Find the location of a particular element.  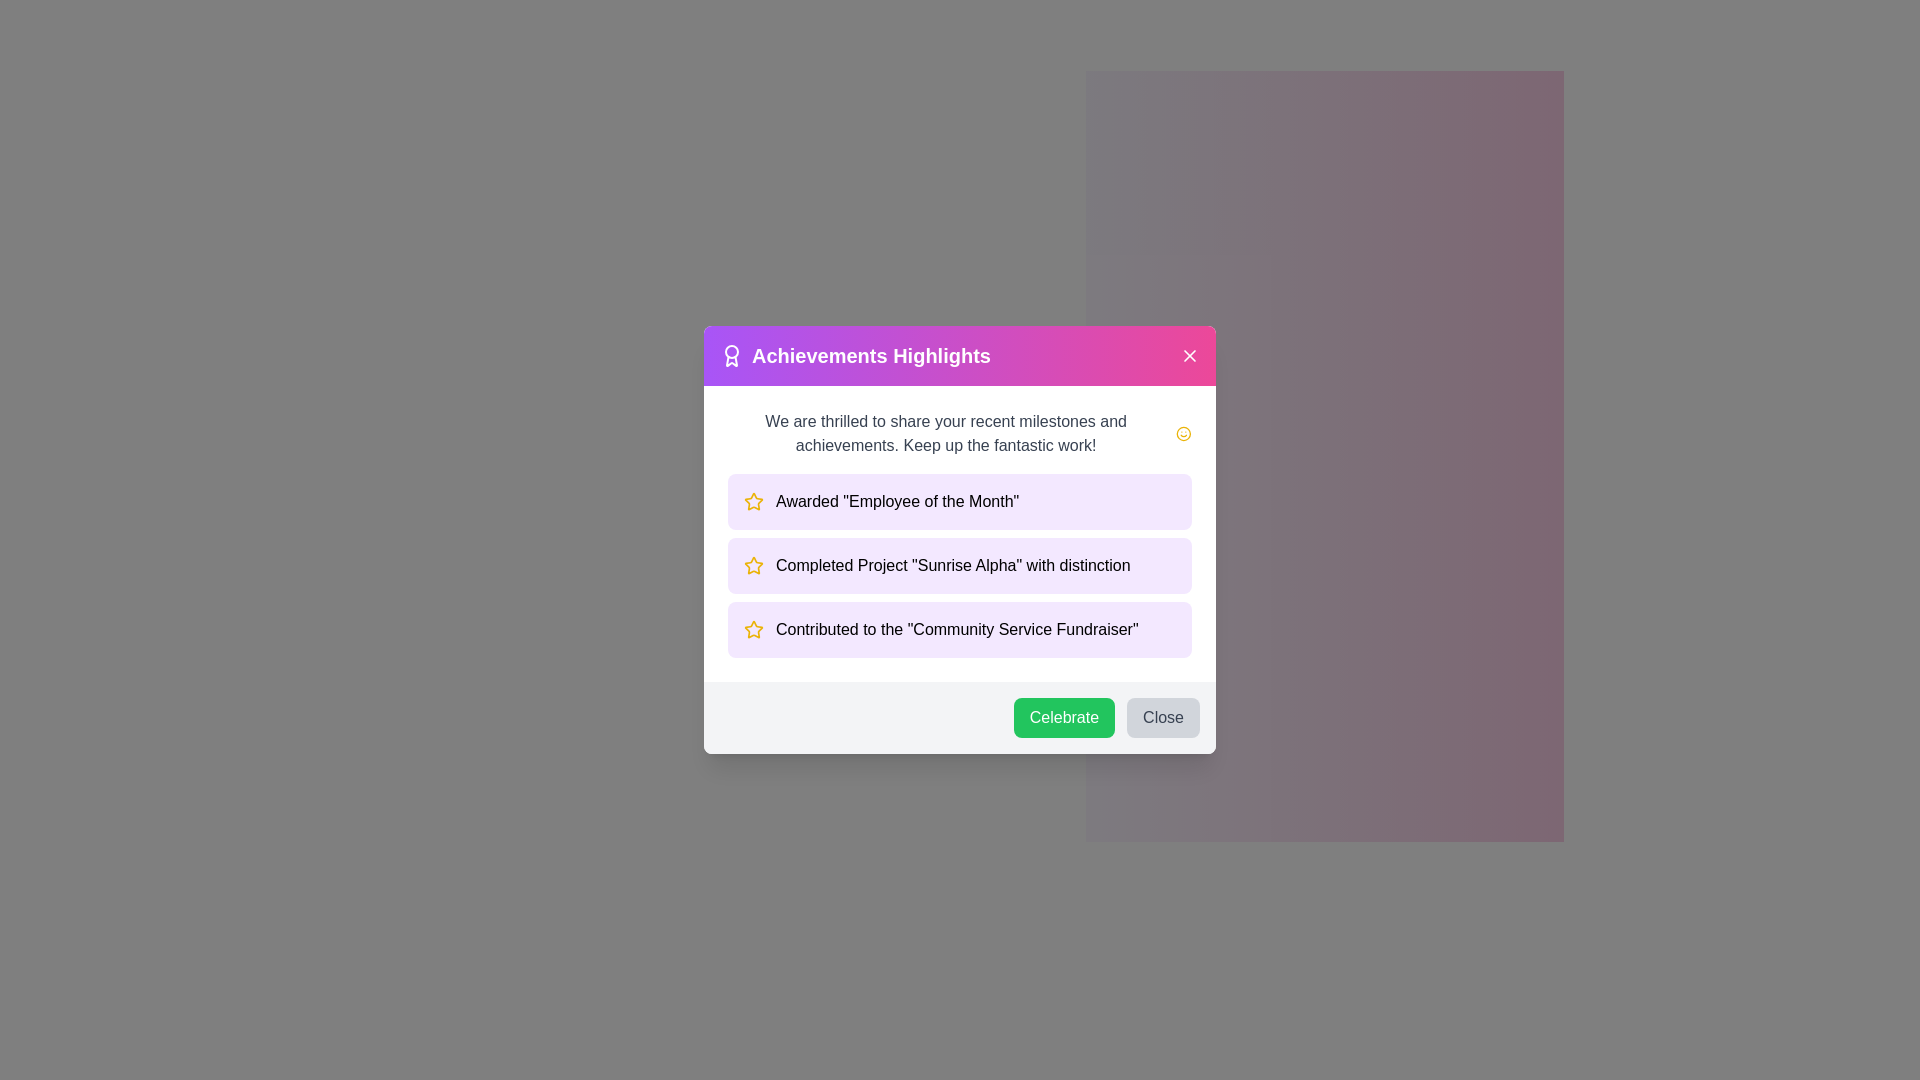

the second star-shaped icon in the 'Achievements Highlights' modal dialog, which signifies a highlight or rating indicator for the achievement 'Completed Project "Sunrise Alpha" with distinction' is located at coordinates (752, 500).